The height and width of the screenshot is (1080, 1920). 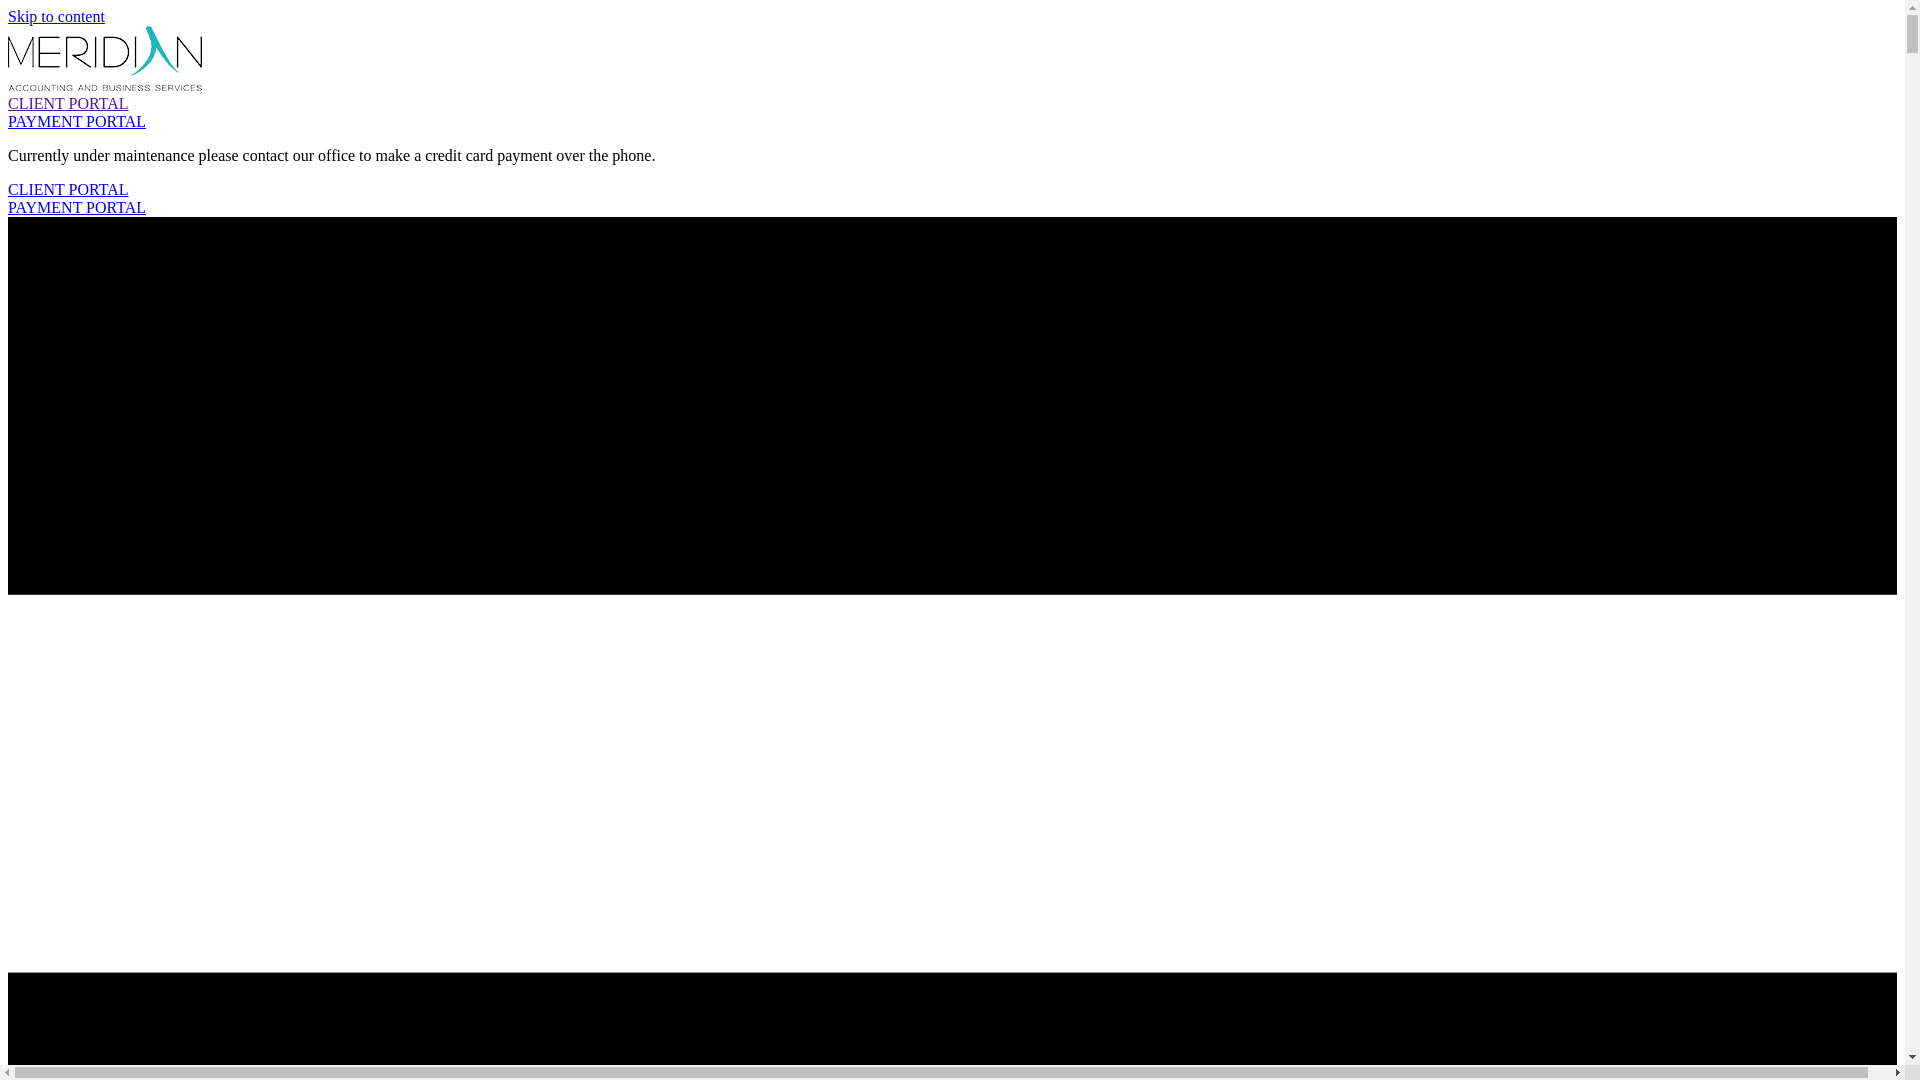 I want to click on 'CLIENT PORTAL', so click(x=68, y=189).